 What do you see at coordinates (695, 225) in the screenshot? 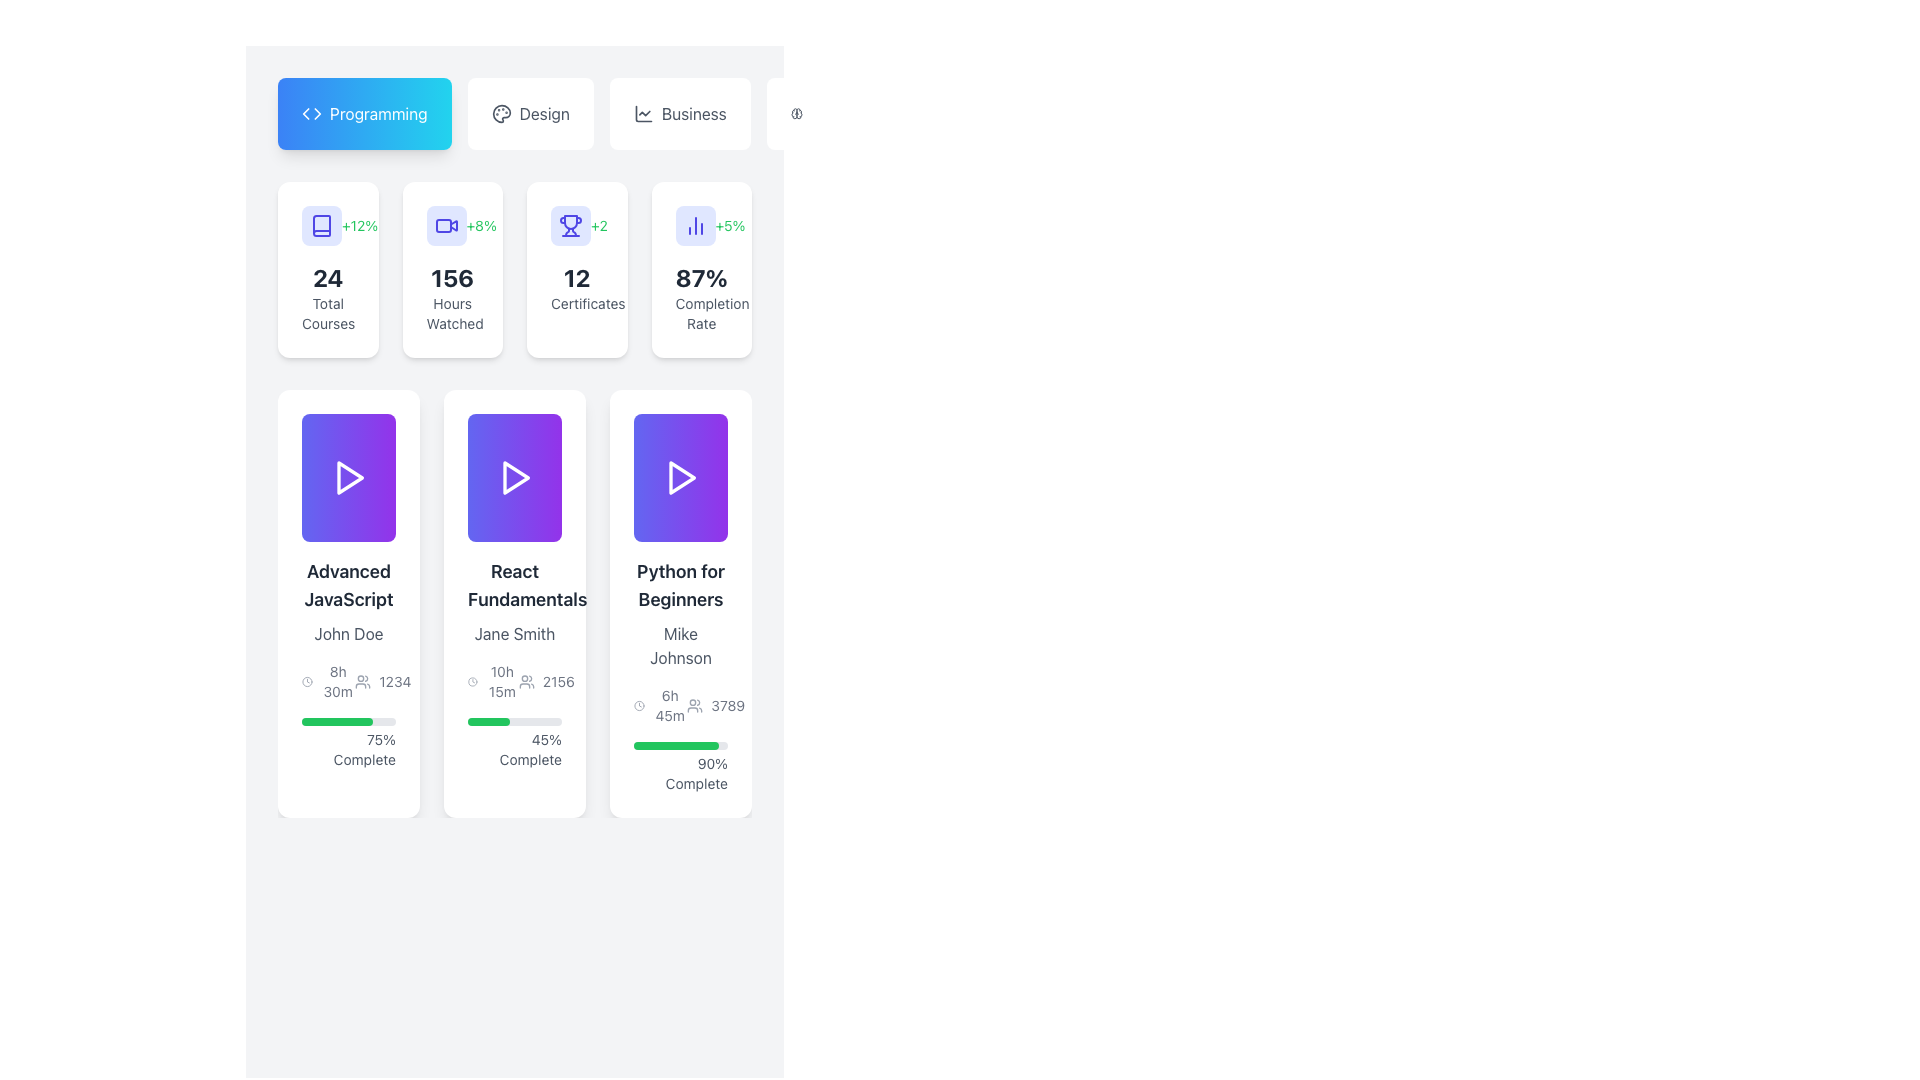
I see `the icon representing the '87% Completion Rate'` at bounding box center [695, 225].